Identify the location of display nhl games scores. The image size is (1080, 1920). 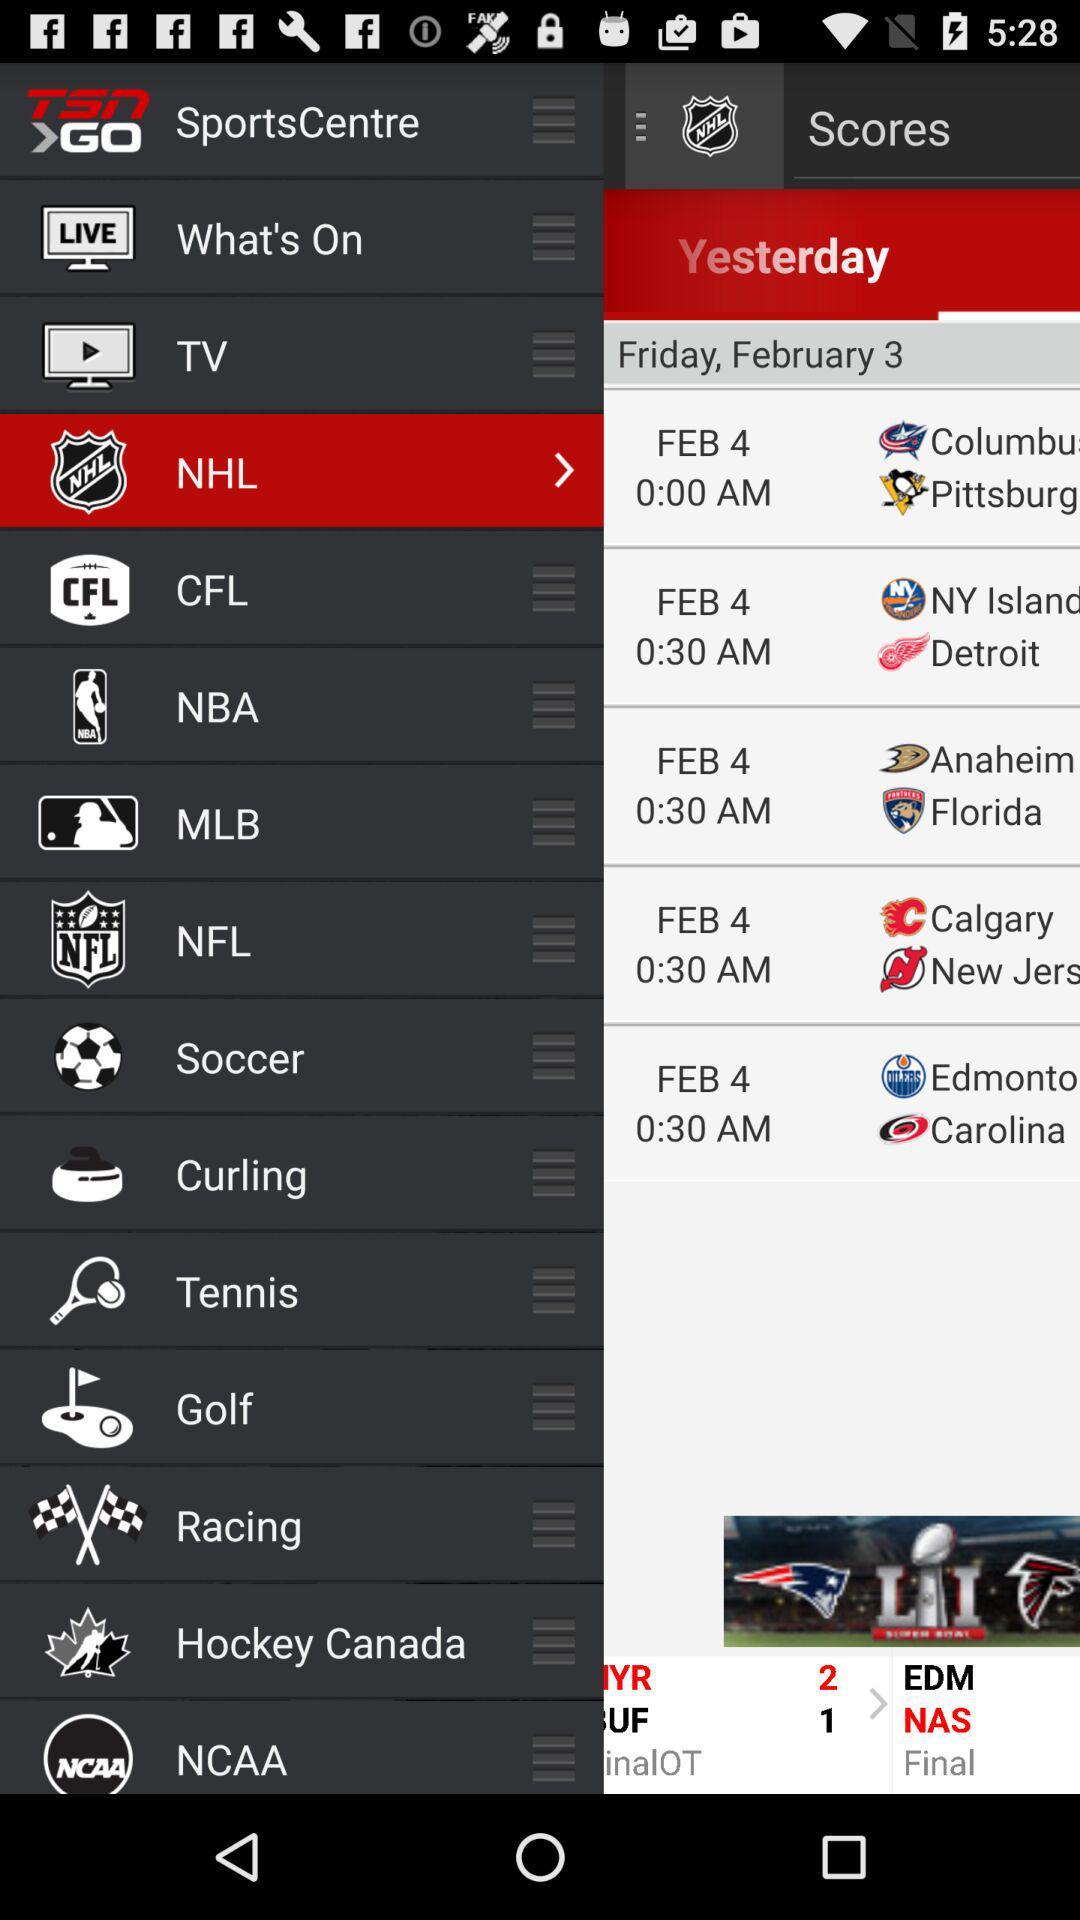
(841, 927).